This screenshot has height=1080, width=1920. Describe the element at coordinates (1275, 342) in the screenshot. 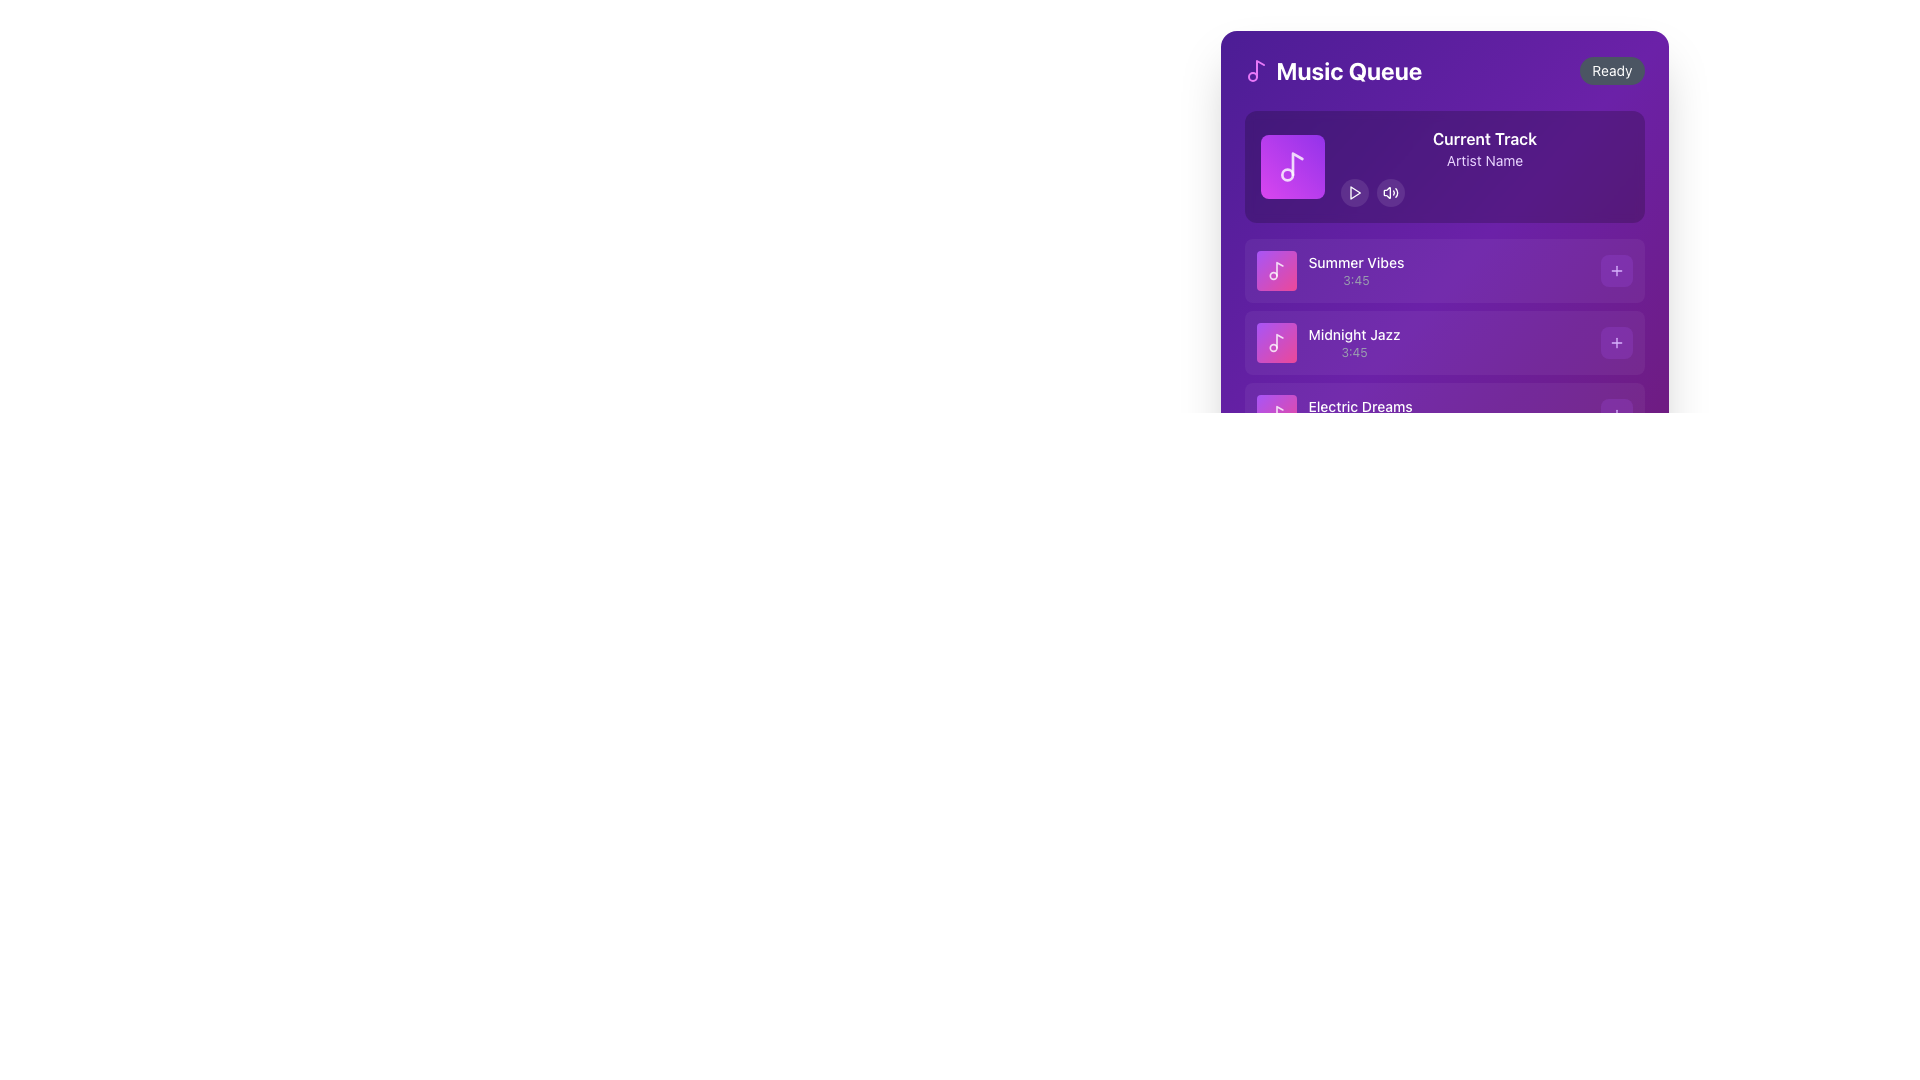

I see `the square-shaped icon button with a gradient background from purple to pink, featuring a white music note icon, located to the left of the text label 'Midnight Jazz 3:45'` at that location.